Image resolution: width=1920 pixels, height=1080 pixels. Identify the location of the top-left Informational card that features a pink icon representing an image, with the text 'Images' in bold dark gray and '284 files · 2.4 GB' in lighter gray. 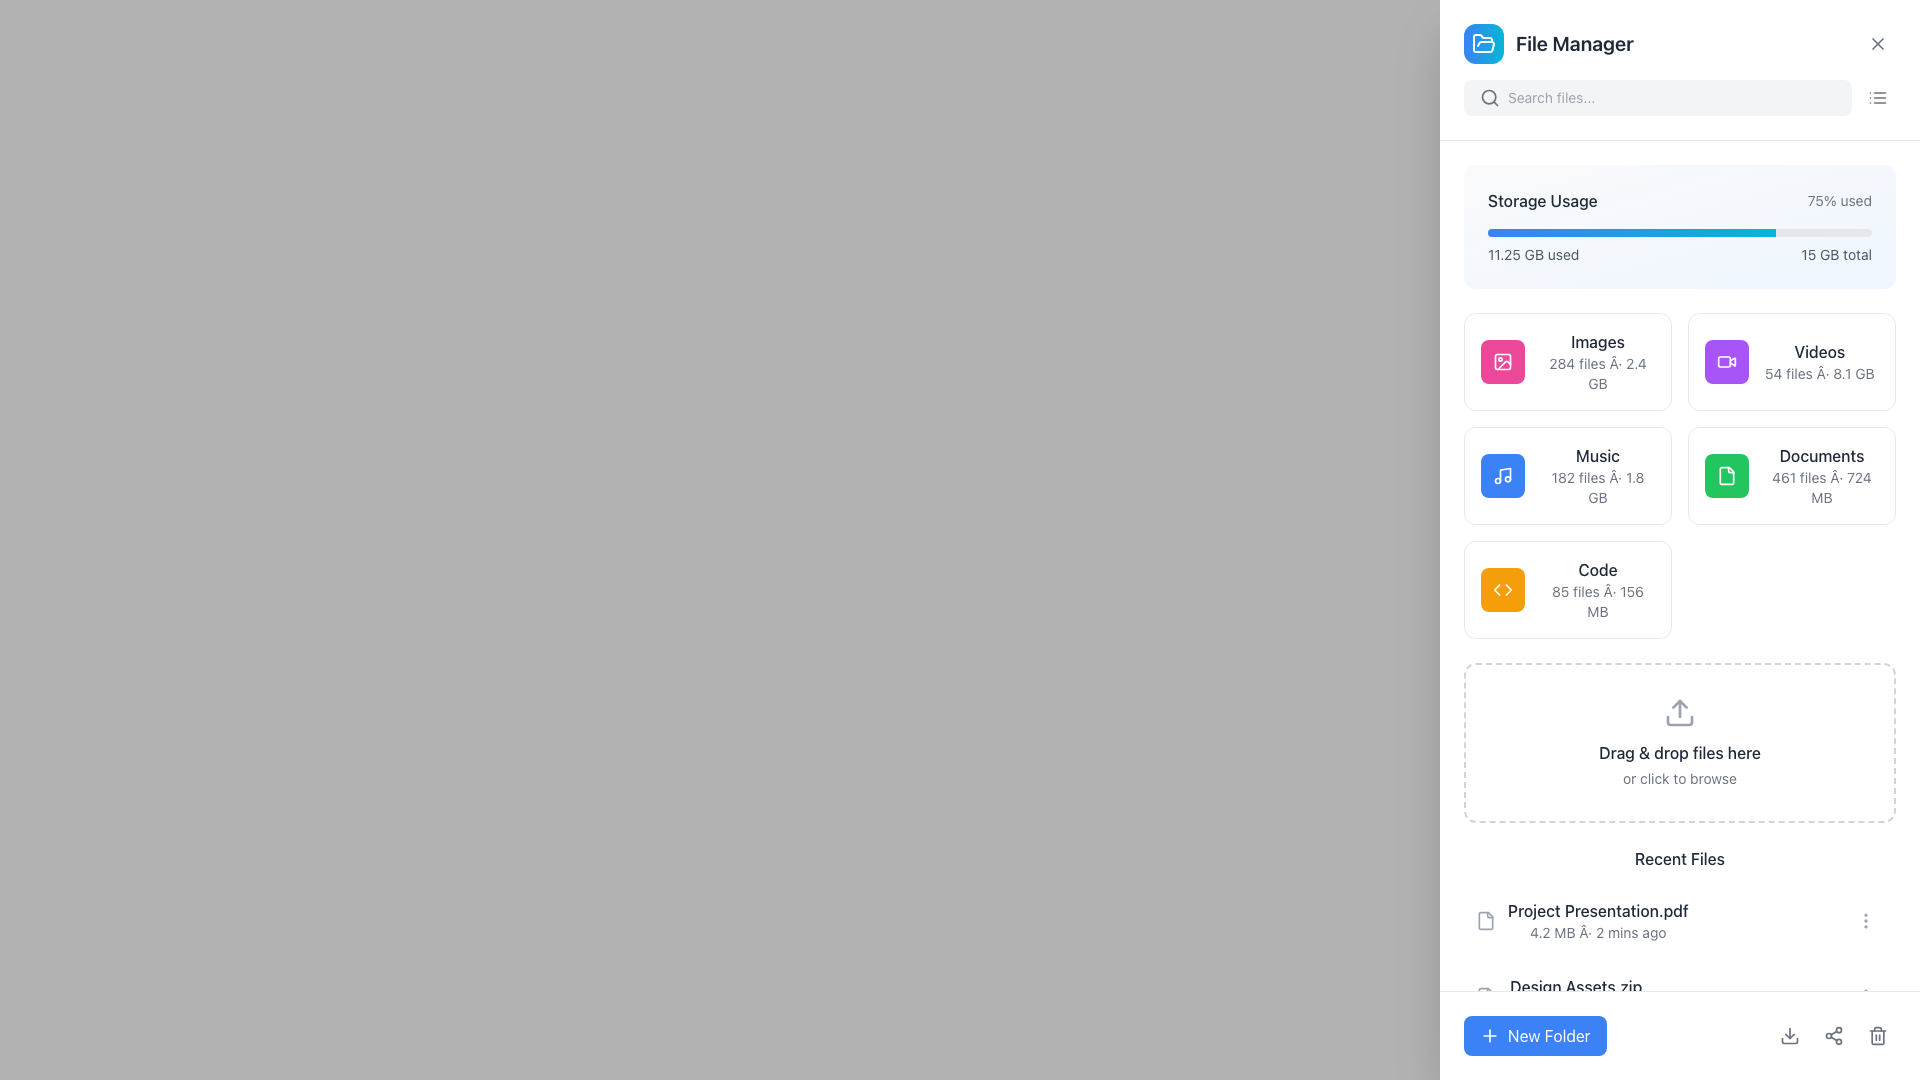
(1567, 362).